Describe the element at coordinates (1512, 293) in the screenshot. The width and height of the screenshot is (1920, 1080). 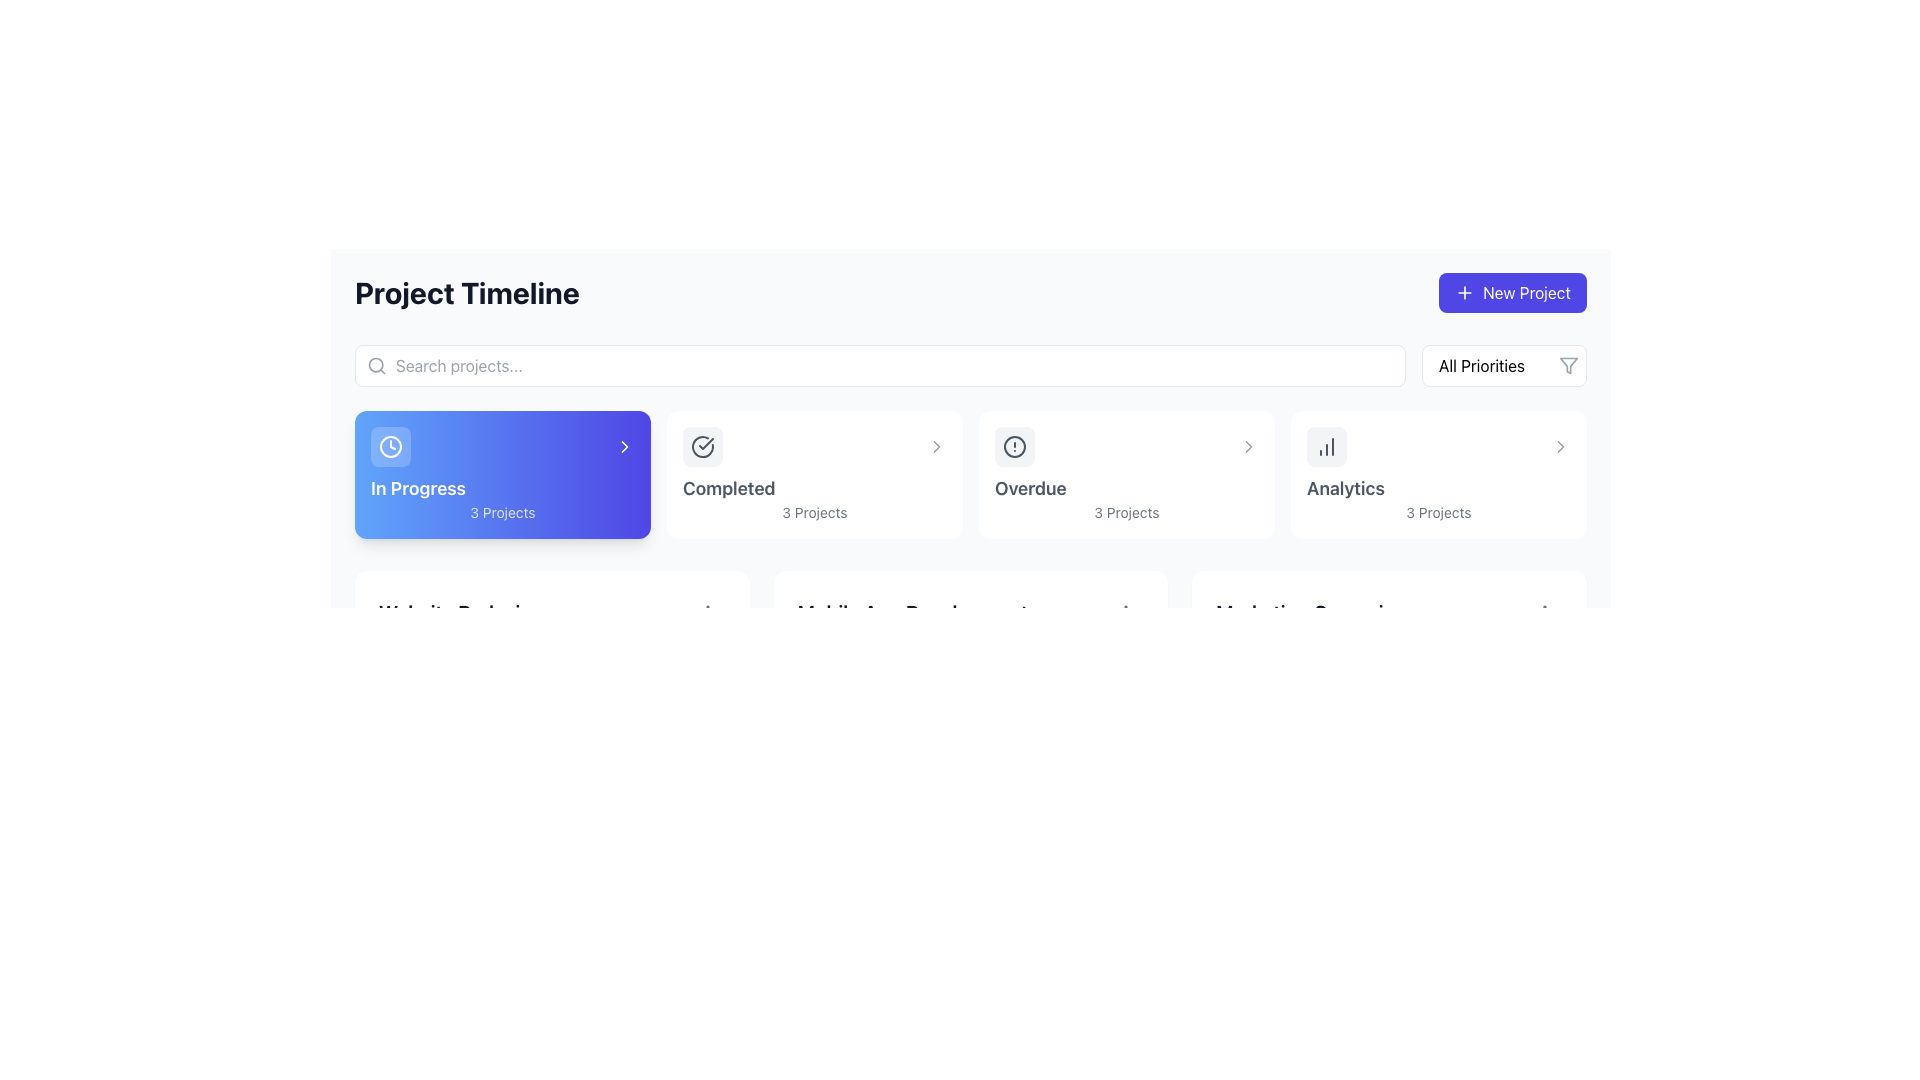
I see `the 'New Project' button, which is a rectangular button with an indigo-blue background and white text, located on the far-right side of the interface header` at that location.